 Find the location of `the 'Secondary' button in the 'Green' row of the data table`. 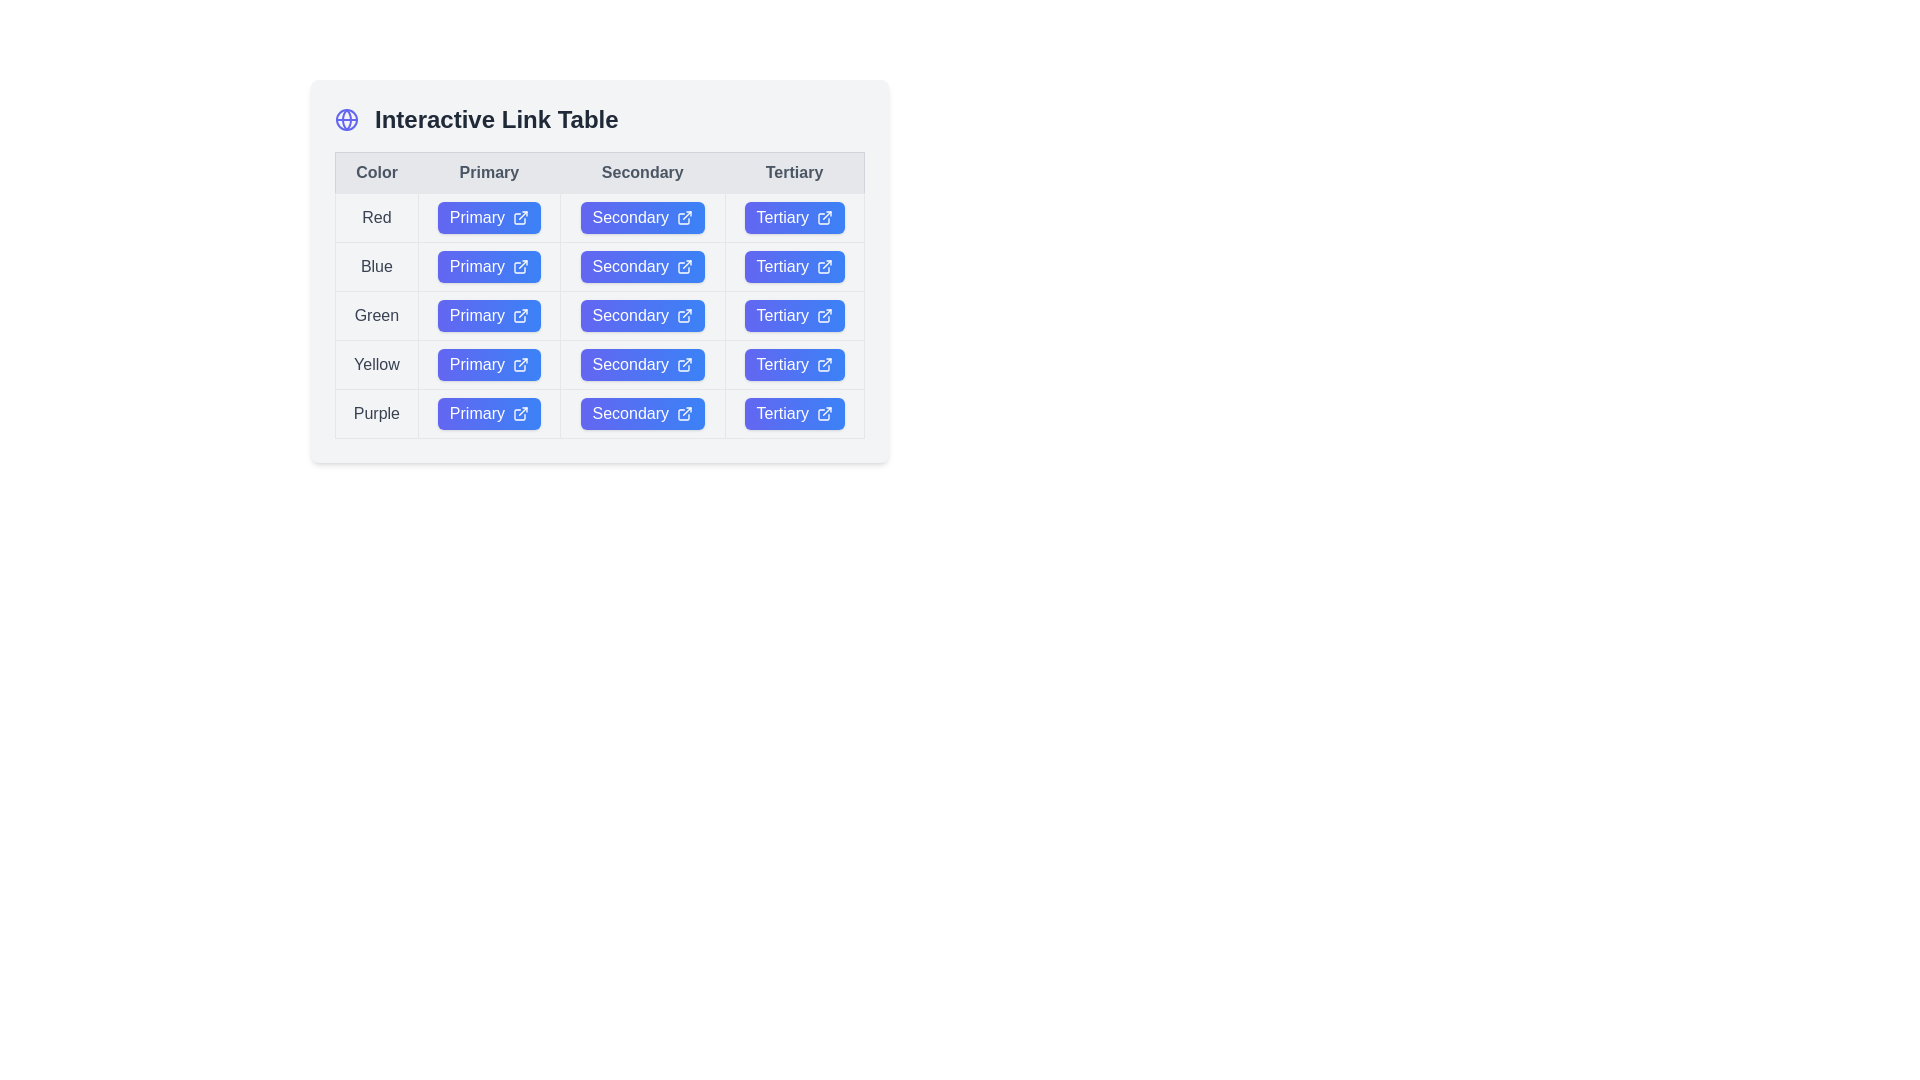

the 'Secondary' button in the 'Green' row of the data table is located at coordinates (599, 315).